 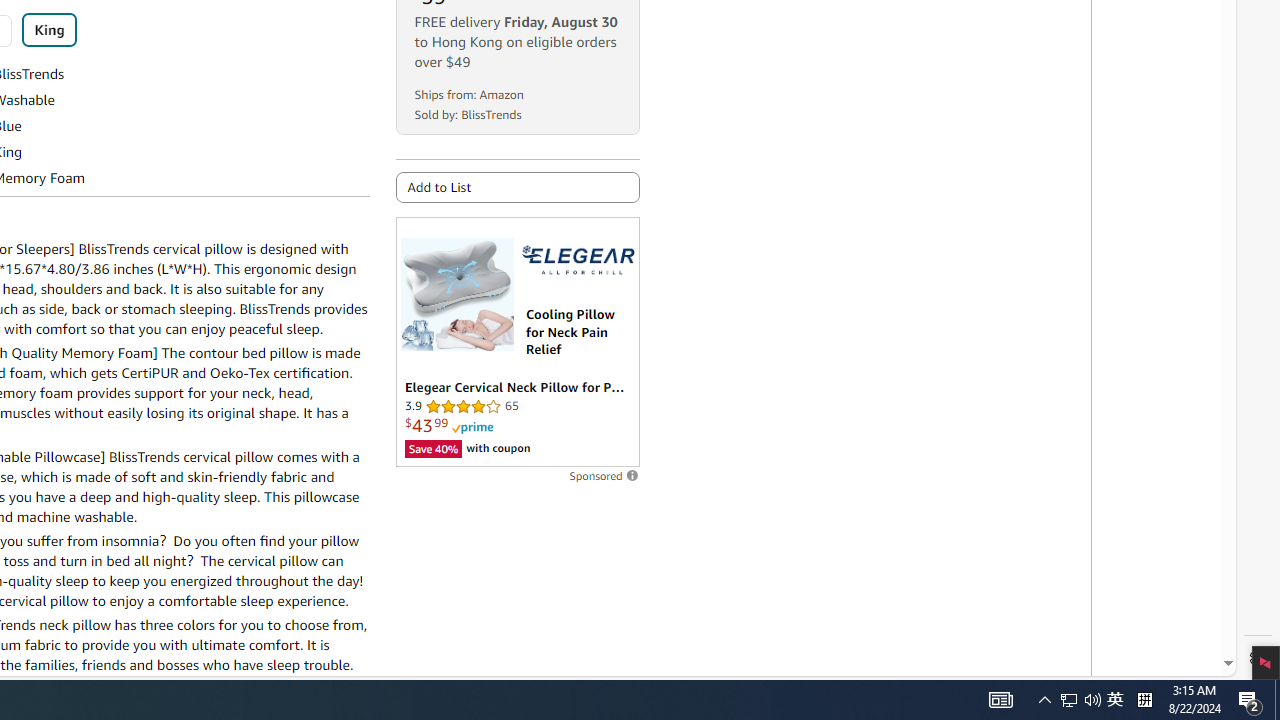 I want to click on 'Add to List', so click(x=517, y=187).